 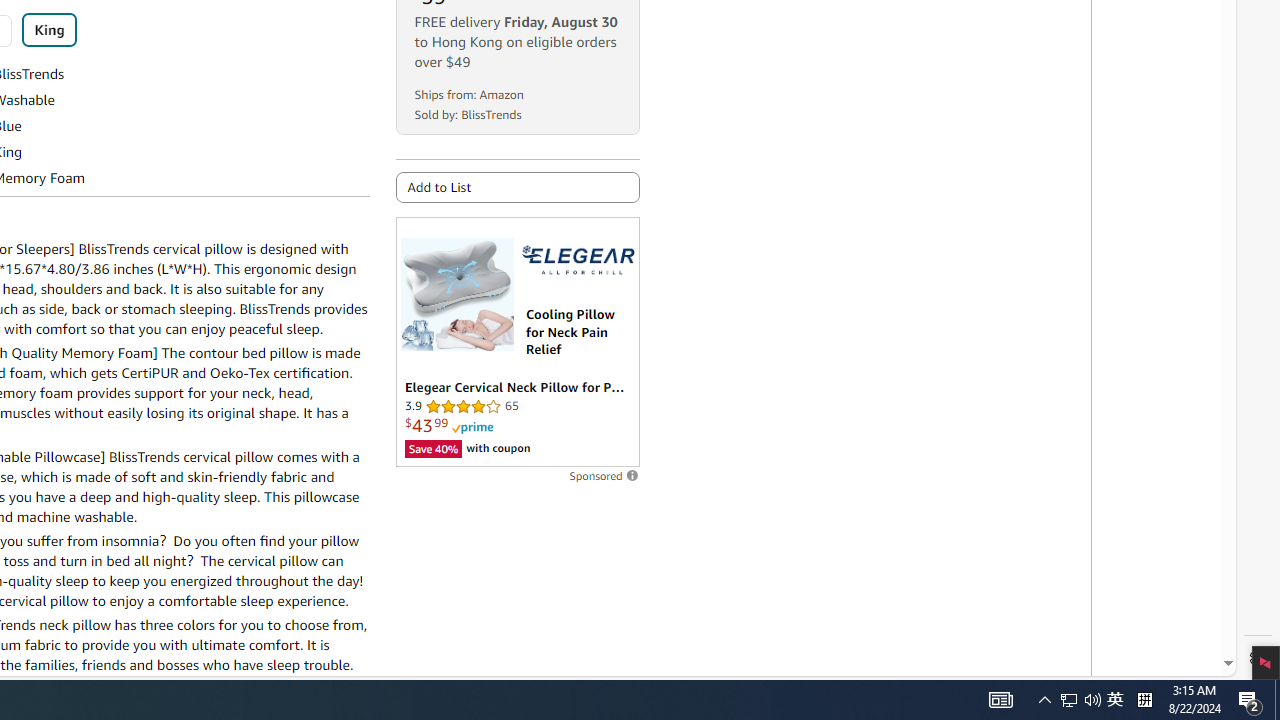 I want to click on 'Add to List', so click(x=517, y=187).